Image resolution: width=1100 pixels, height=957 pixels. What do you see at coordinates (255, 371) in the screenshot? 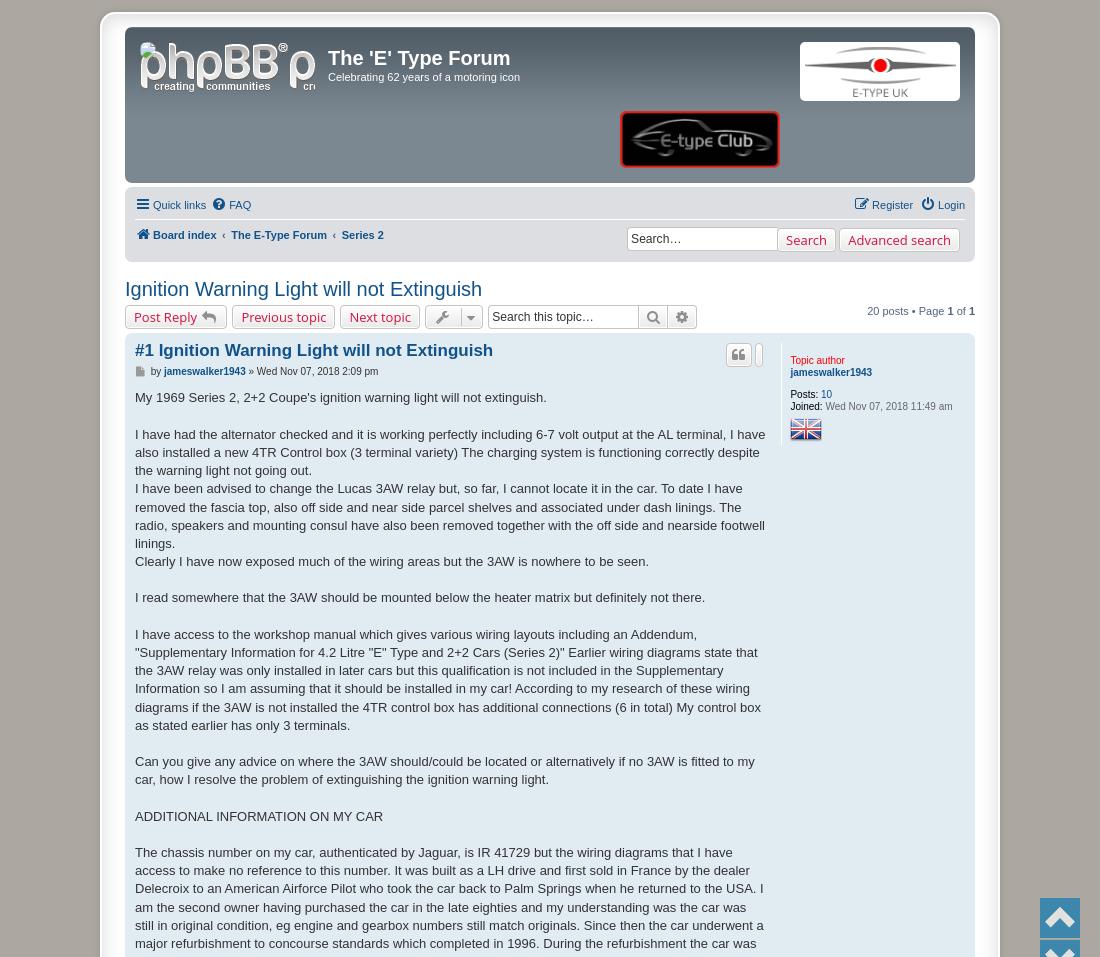
I see `'Wed Nov 07, 2018 2:09 pm'` at bounding box center [255, 371].